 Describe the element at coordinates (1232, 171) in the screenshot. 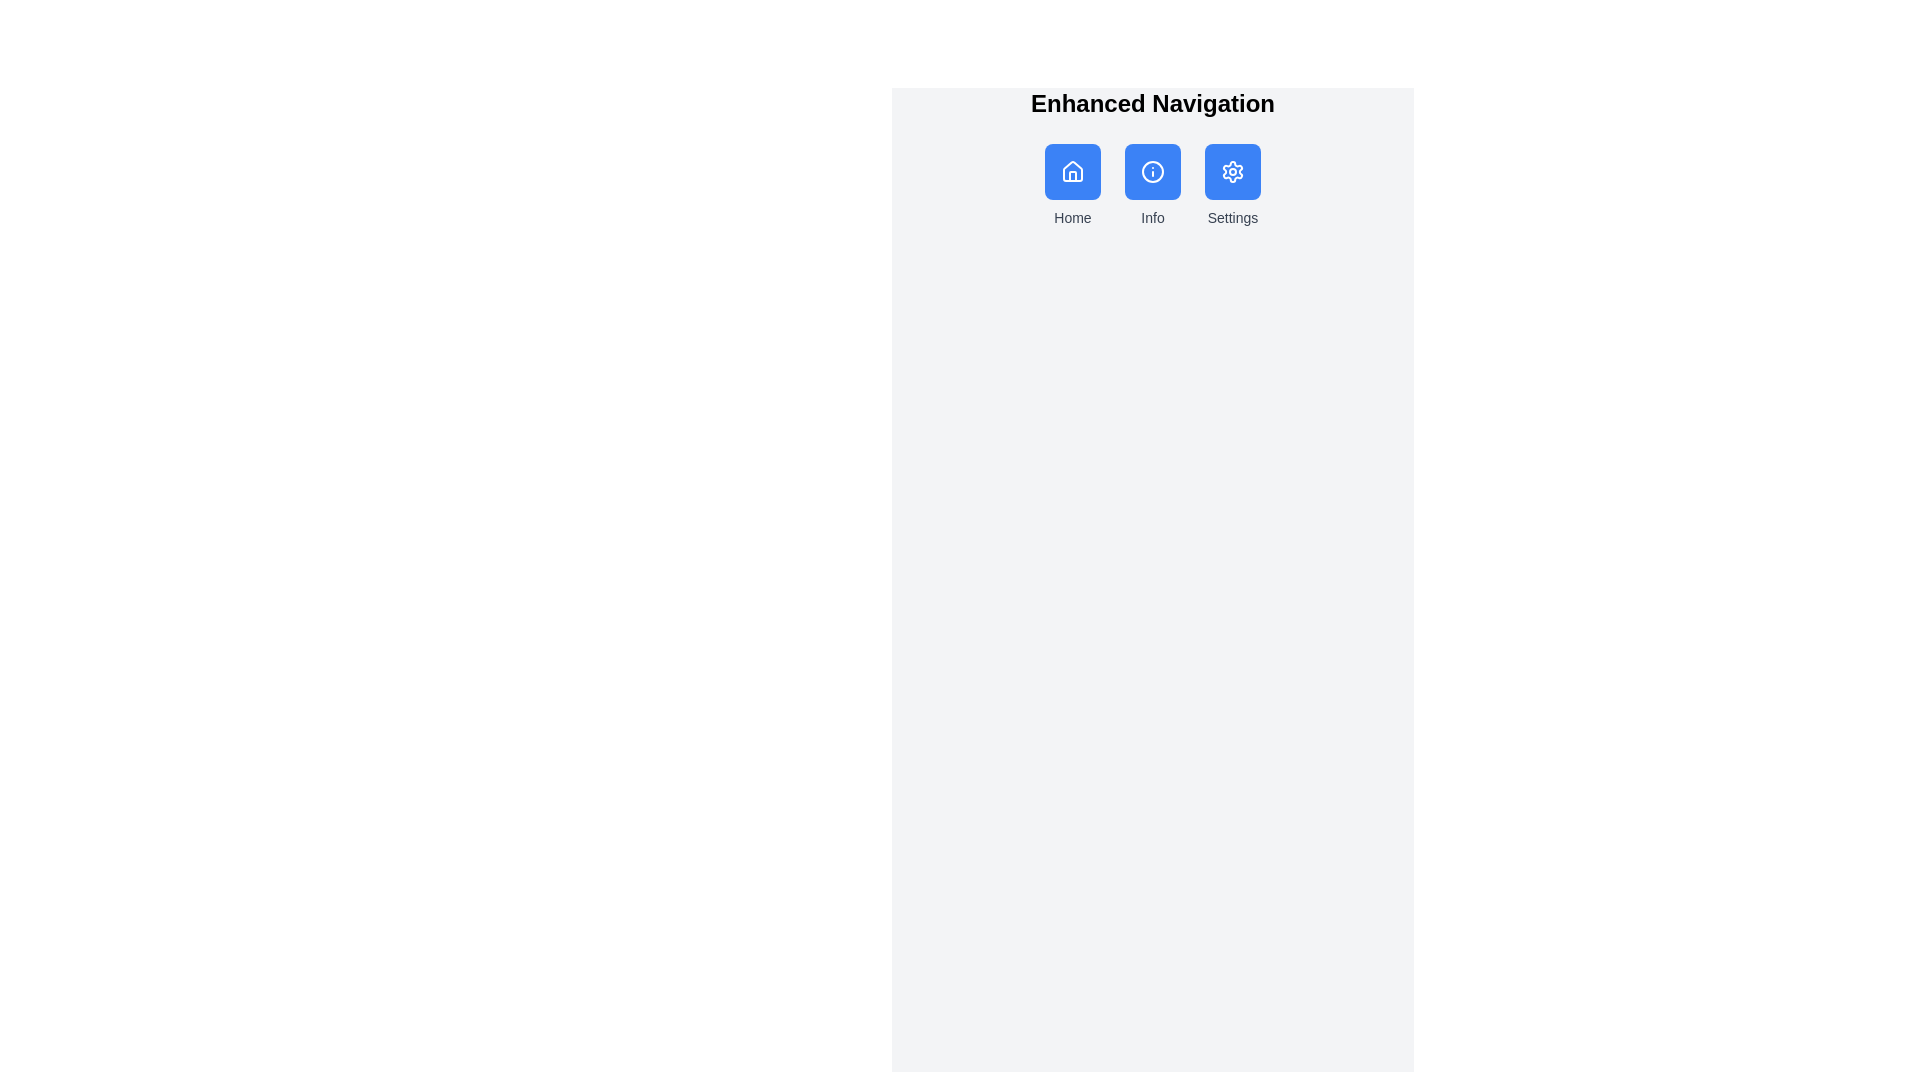

I see `the settings button with a blue background and gear icon located in the top-right section of the Enhanced Navigation header` at that location.